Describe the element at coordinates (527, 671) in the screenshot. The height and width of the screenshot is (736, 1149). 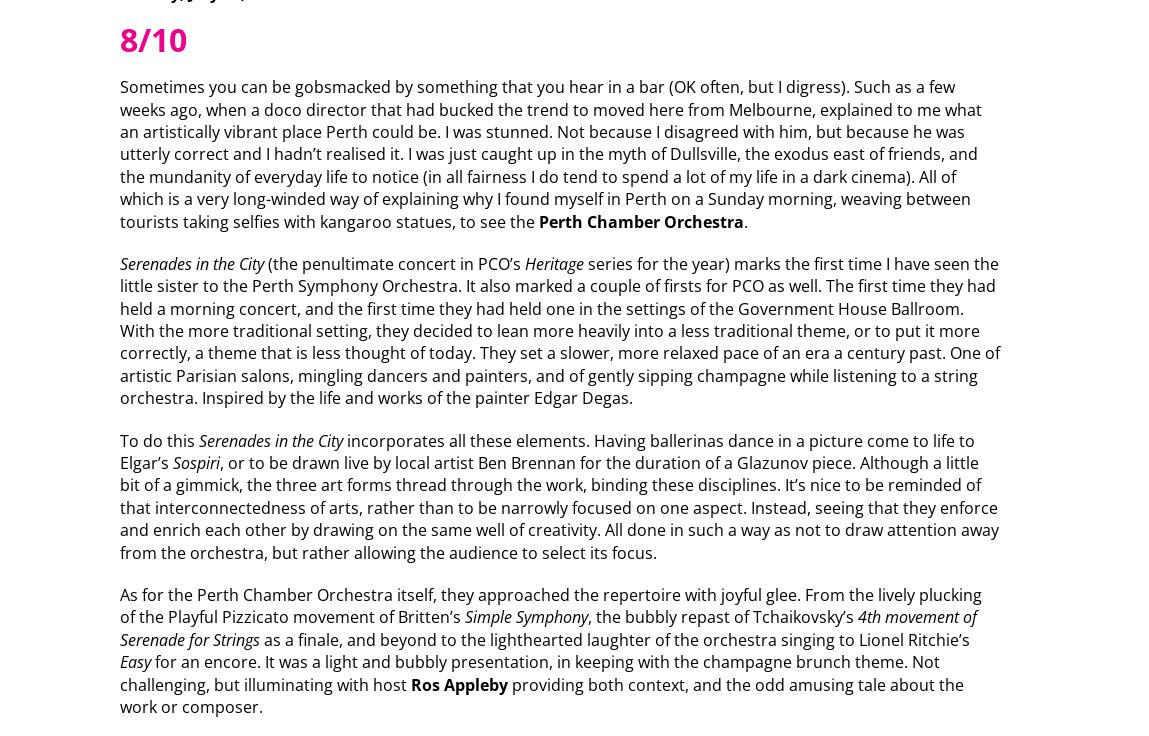
I see `'for an encore. It was a light and bubbly presentation, in keeping with the champagne brunch theme. Not challenging, but illuminating with host'` at that location.